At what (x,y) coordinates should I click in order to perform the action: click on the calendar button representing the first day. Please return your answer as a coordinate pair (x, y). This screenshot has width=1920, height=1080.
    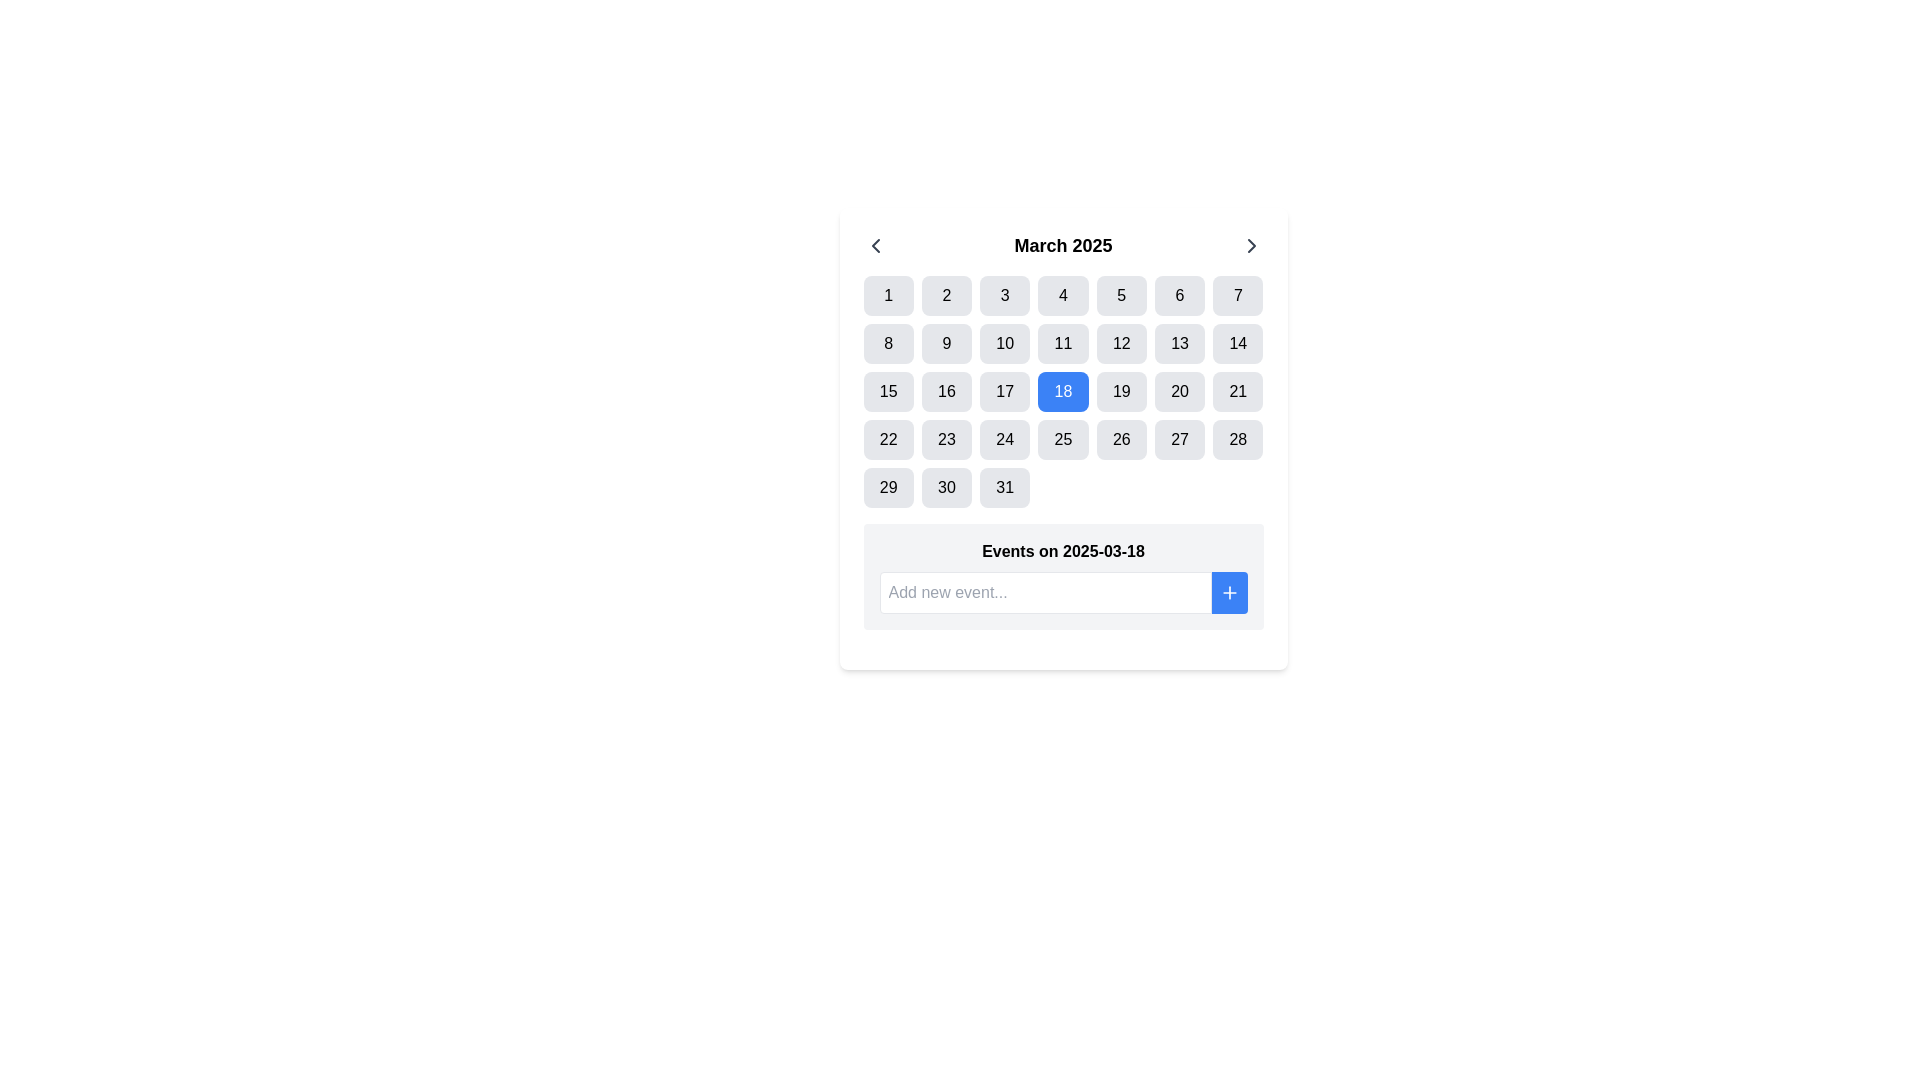
    Looking at the image, I should click on (887, 296).